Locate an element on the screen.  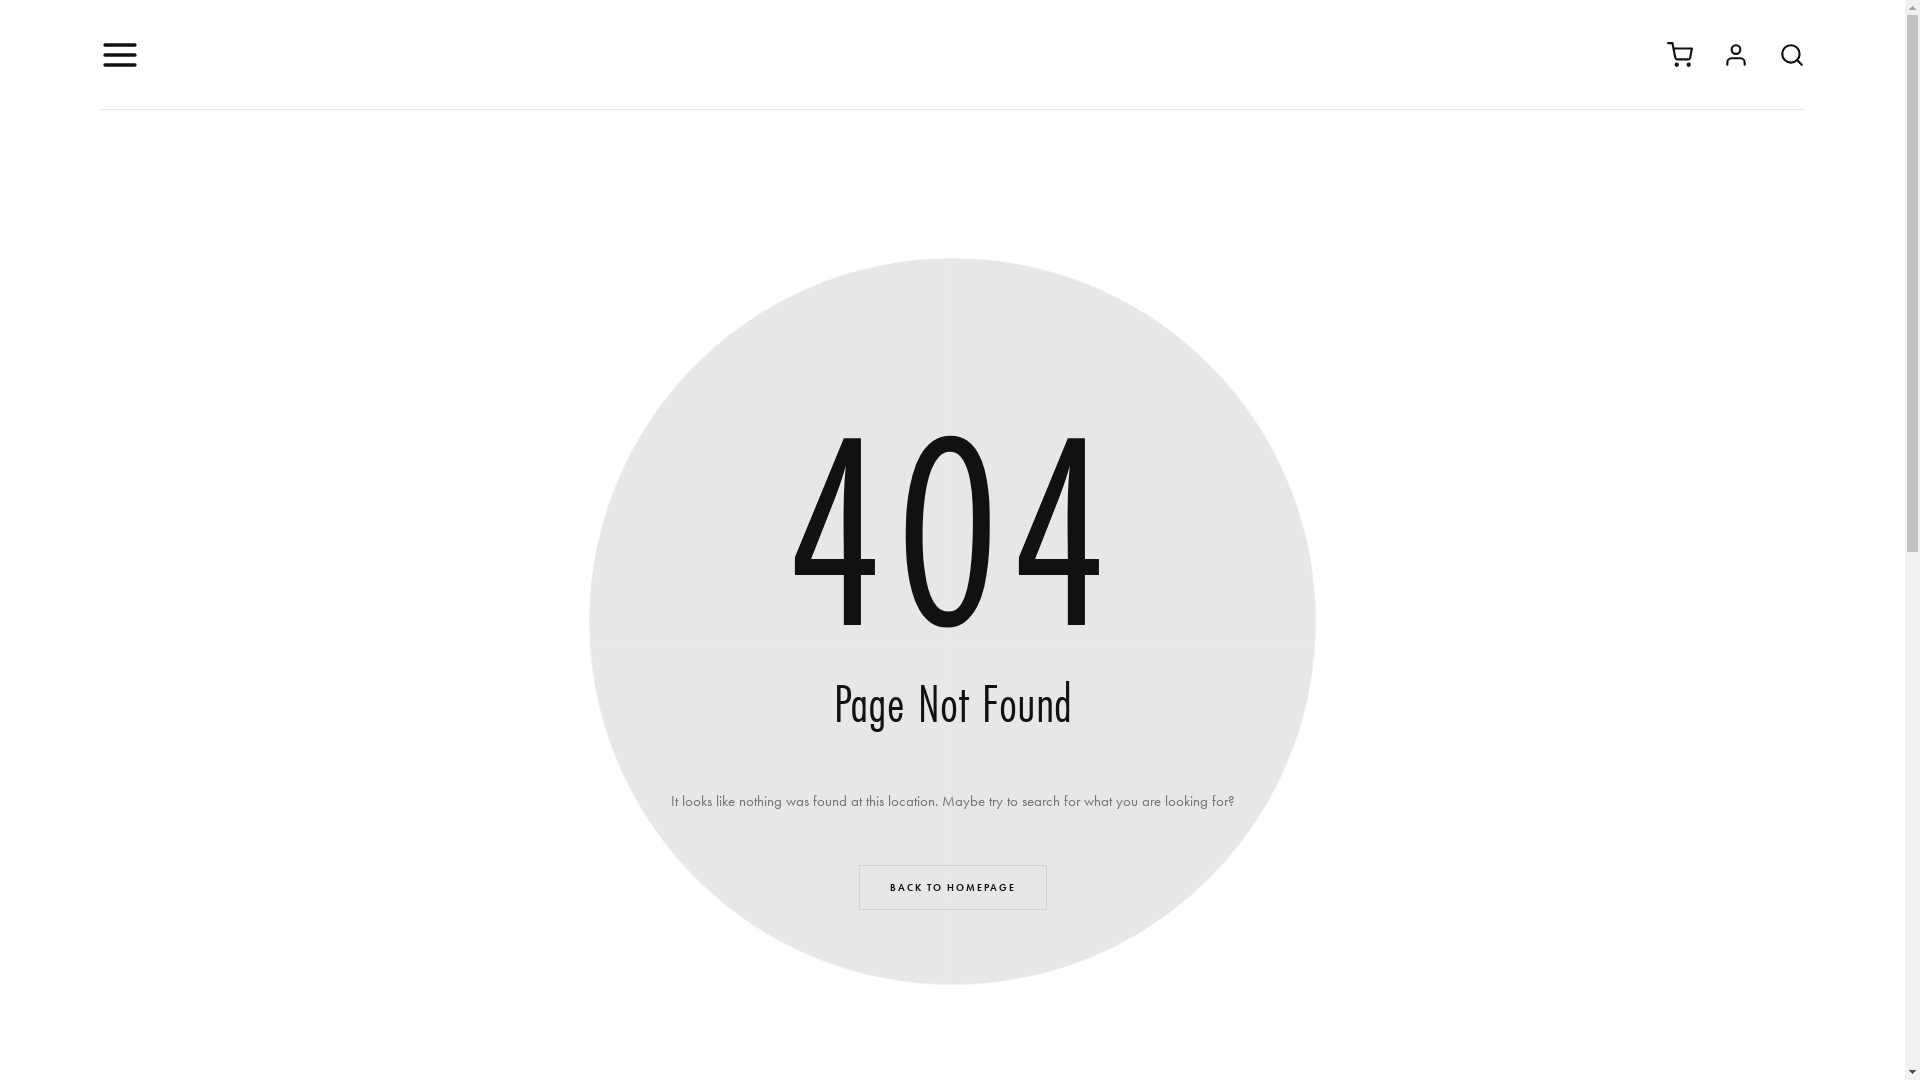
'BACK TO HOMEPAGE' is located at coordinates (950, 886).